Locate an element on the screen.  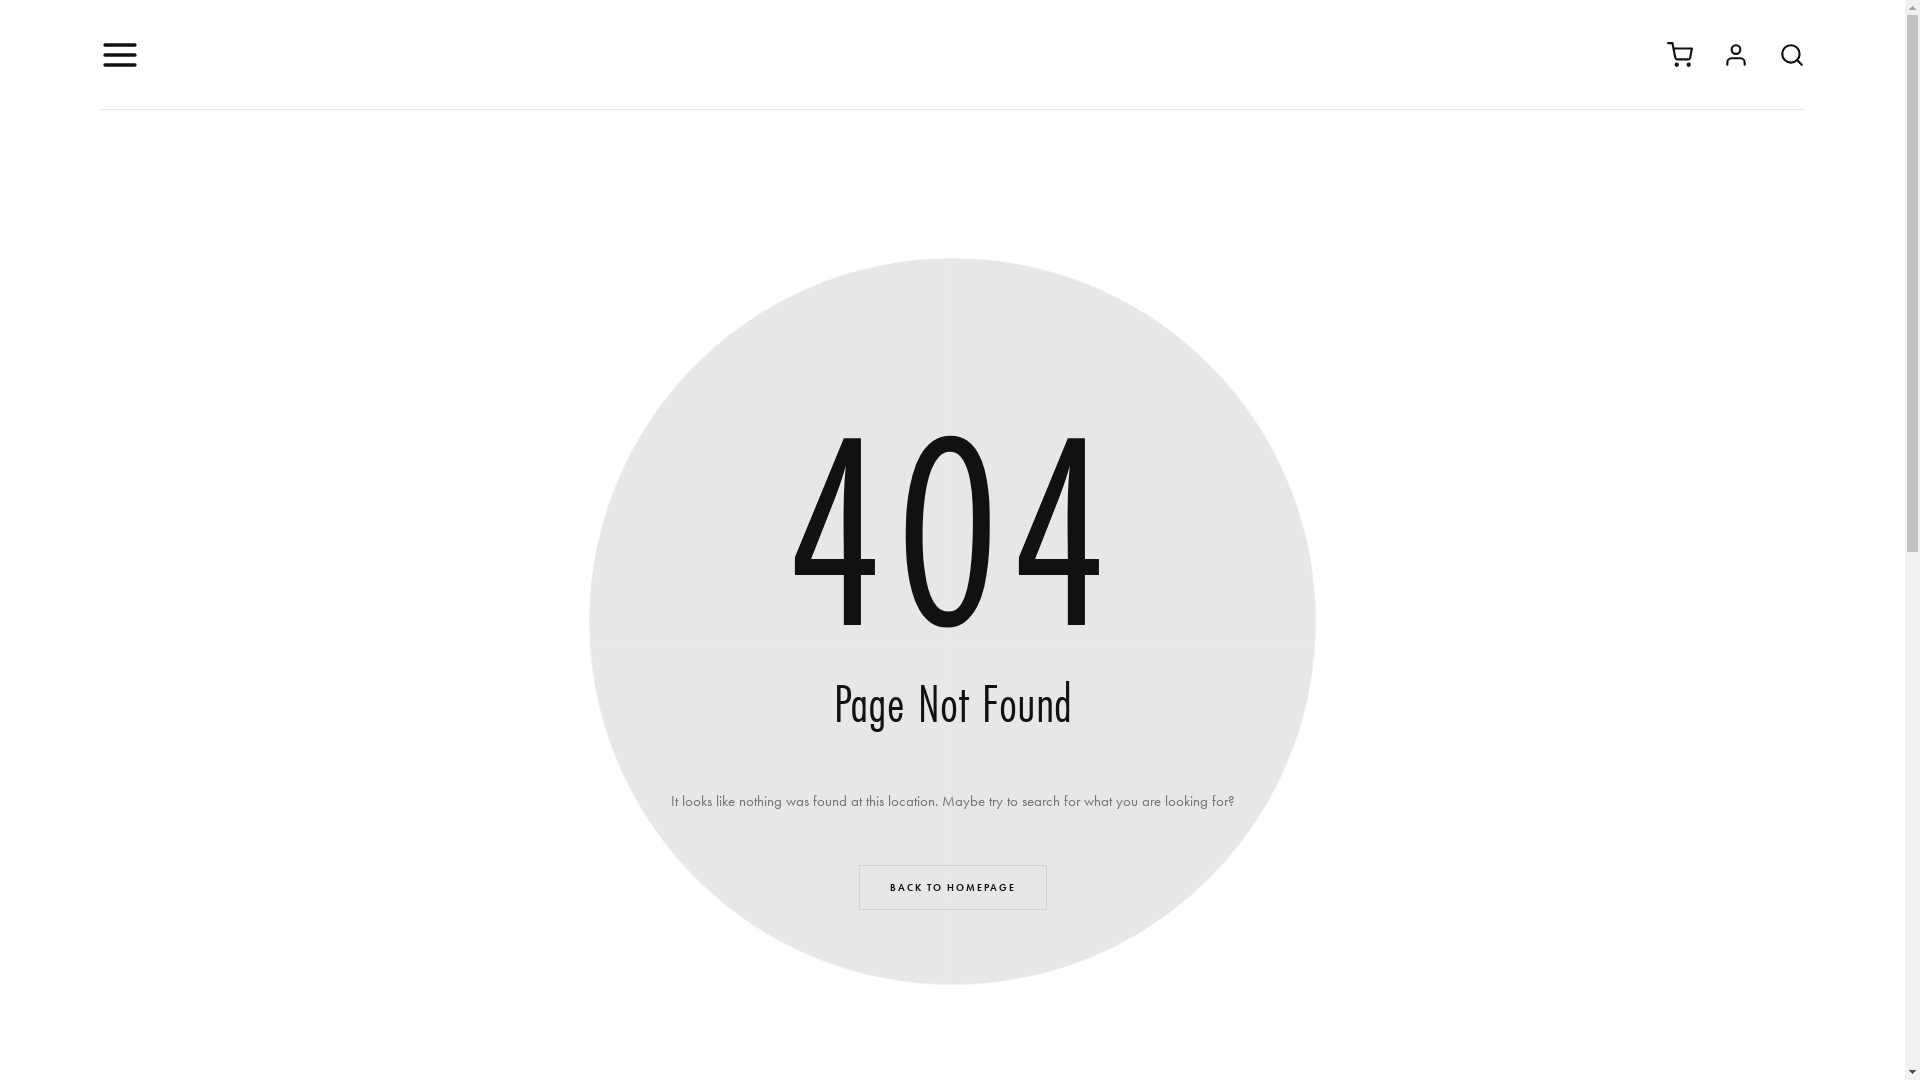
'BACK TO HOMEPAGE' is located at coordinates (950, 886).